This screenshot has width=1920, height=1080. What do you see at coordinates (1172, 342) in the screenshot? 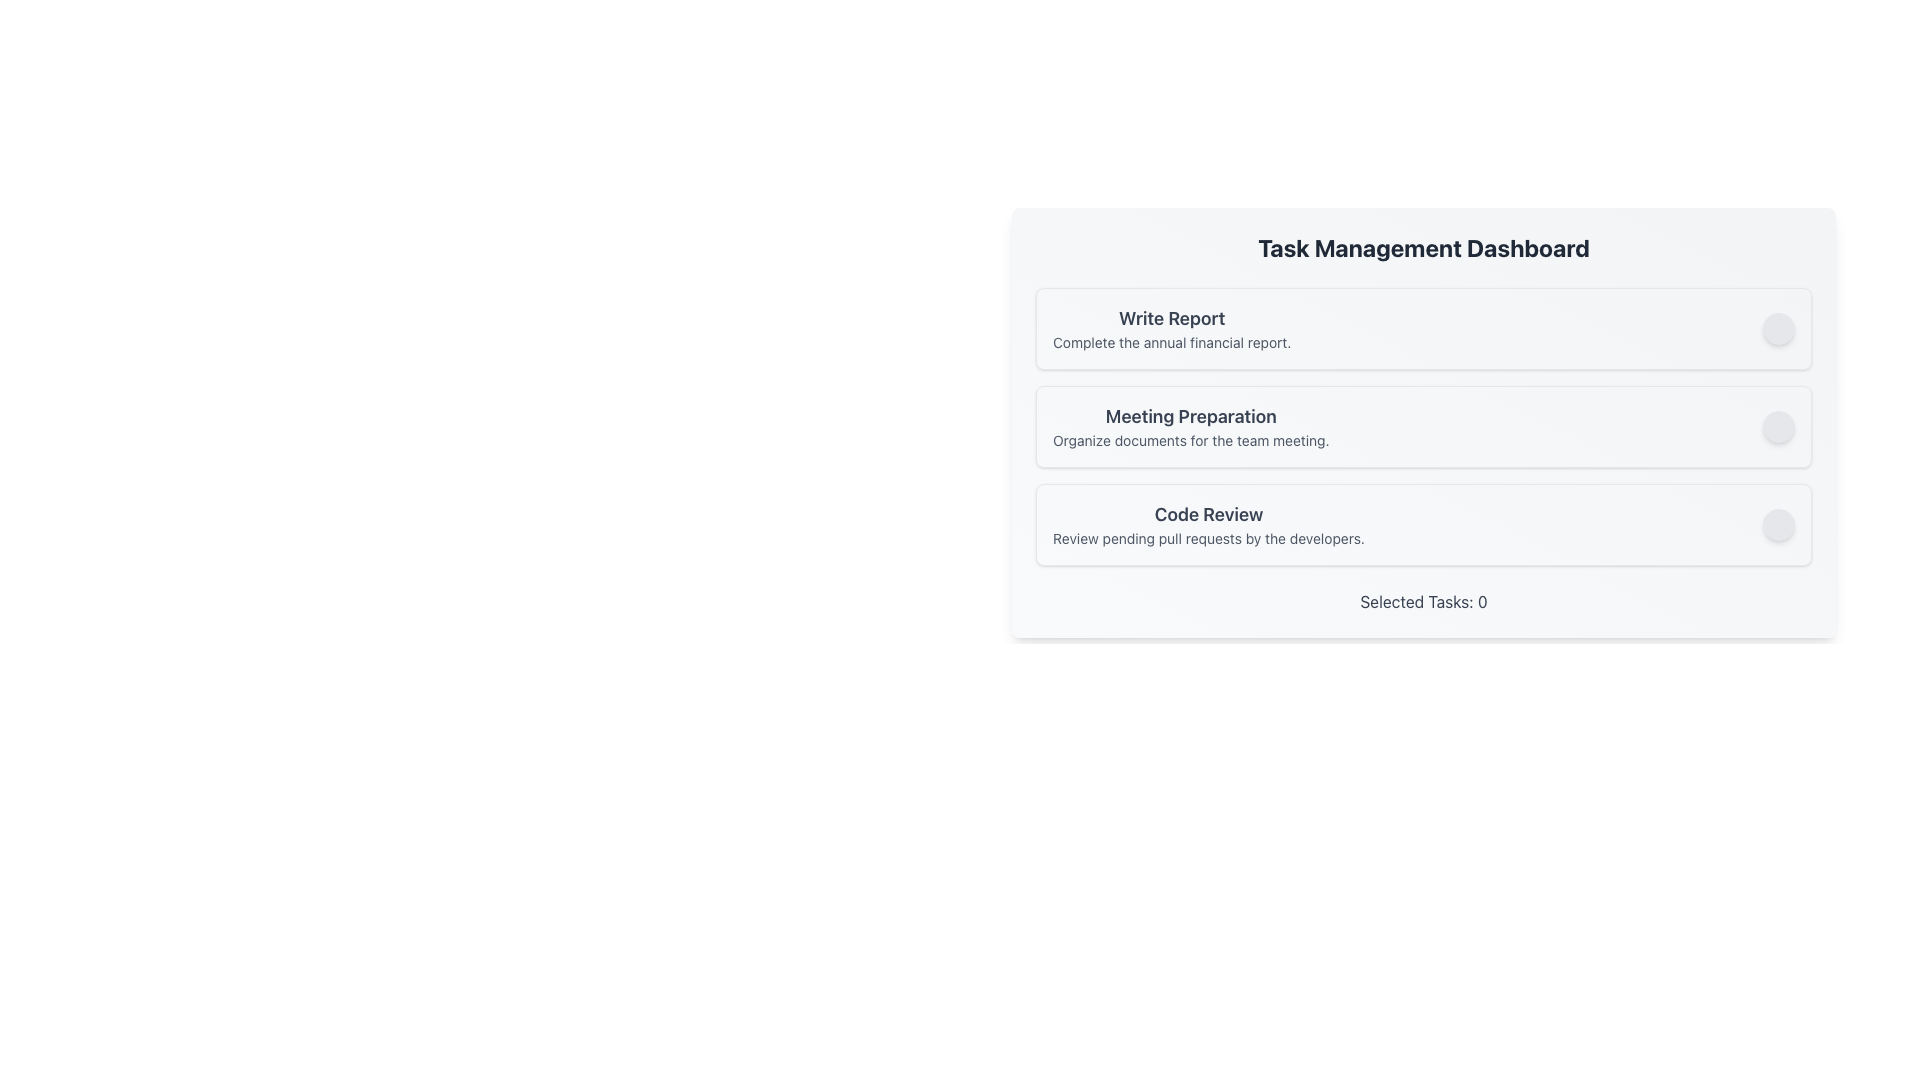
I see `the text label 'Complete the annual financial report.' which is styled in gray and positioned below the header 'Write Report'` at bounding box center [1172, 342].